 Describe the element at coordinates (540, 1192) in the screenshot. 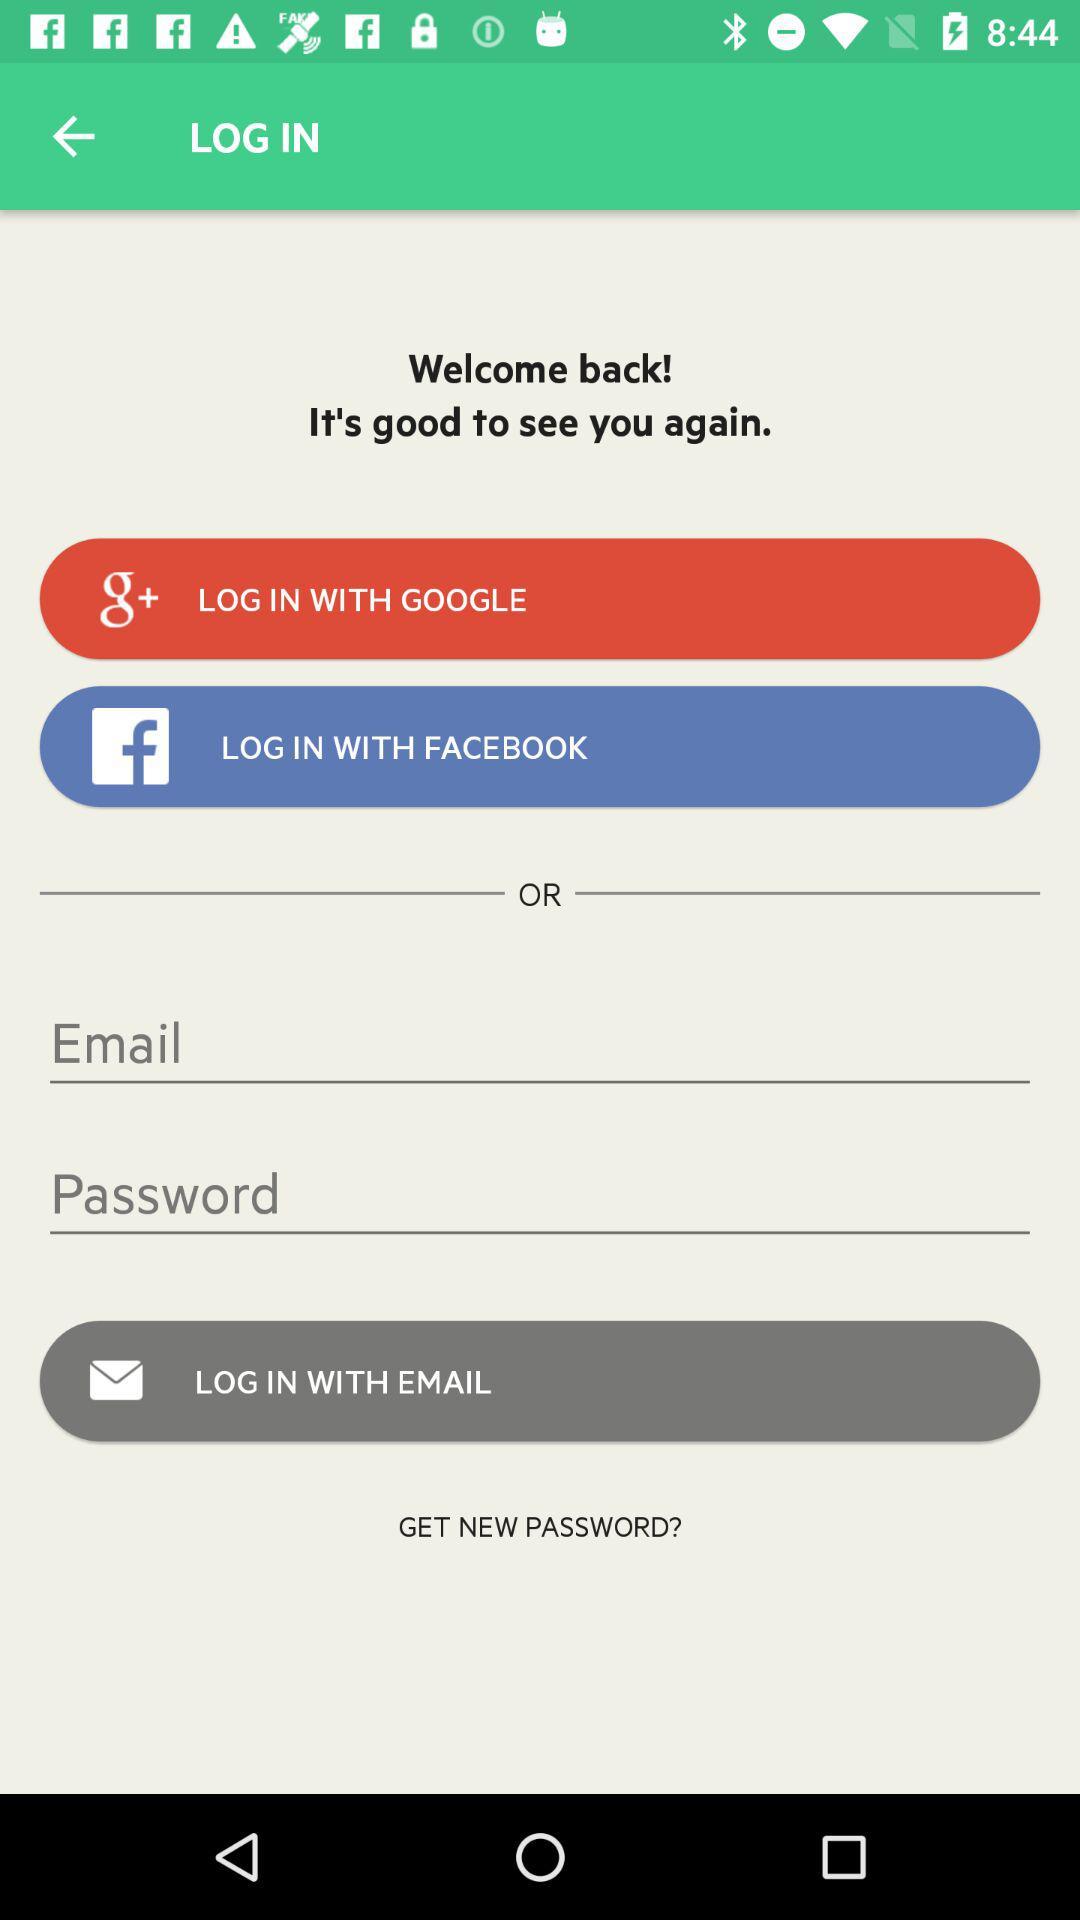

I see `icon above log in with icon` at that location.